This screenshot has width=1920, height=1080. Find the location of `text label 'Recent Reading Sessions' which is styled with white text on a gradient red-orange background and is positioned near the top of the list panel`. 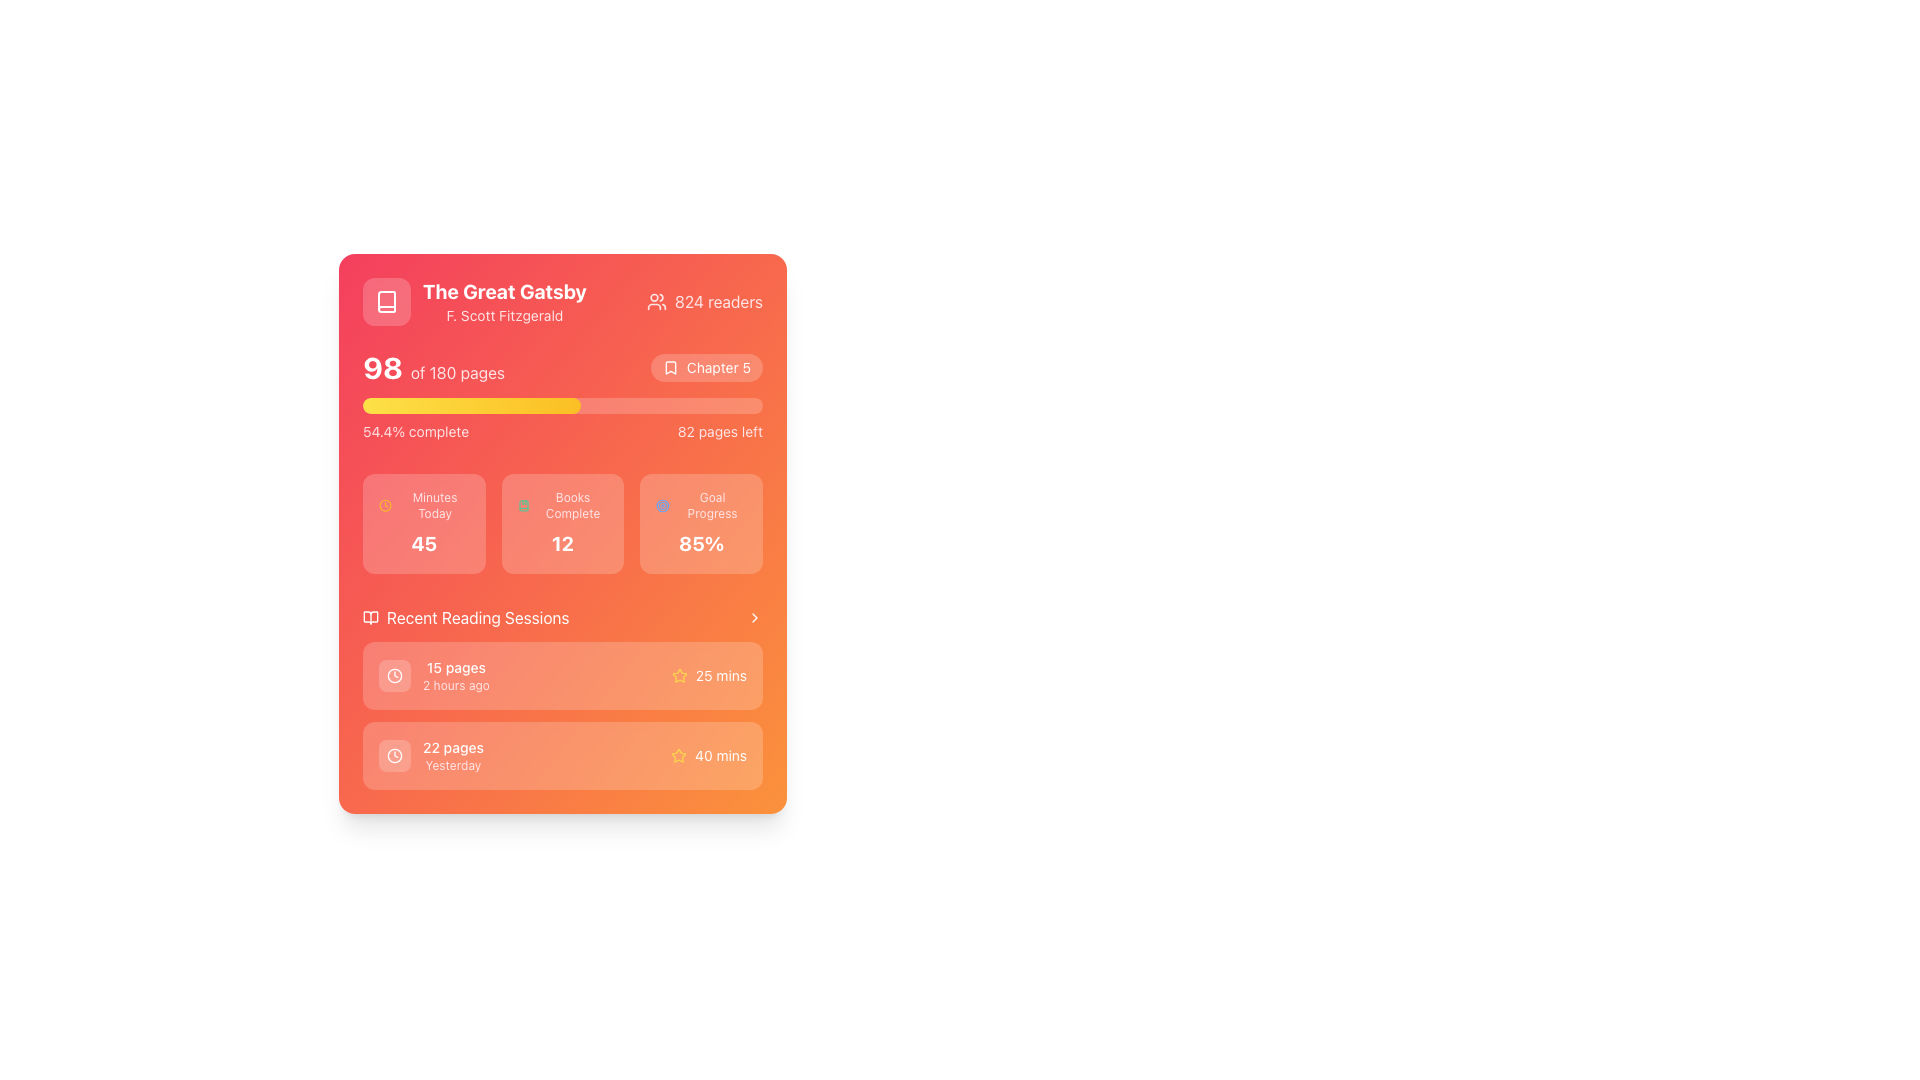

text label 'Recent Reading Sessions' which is styled with white text on a gradient red-orange background and is positioned near the top of the list panel is located at coordinates (561, 616).